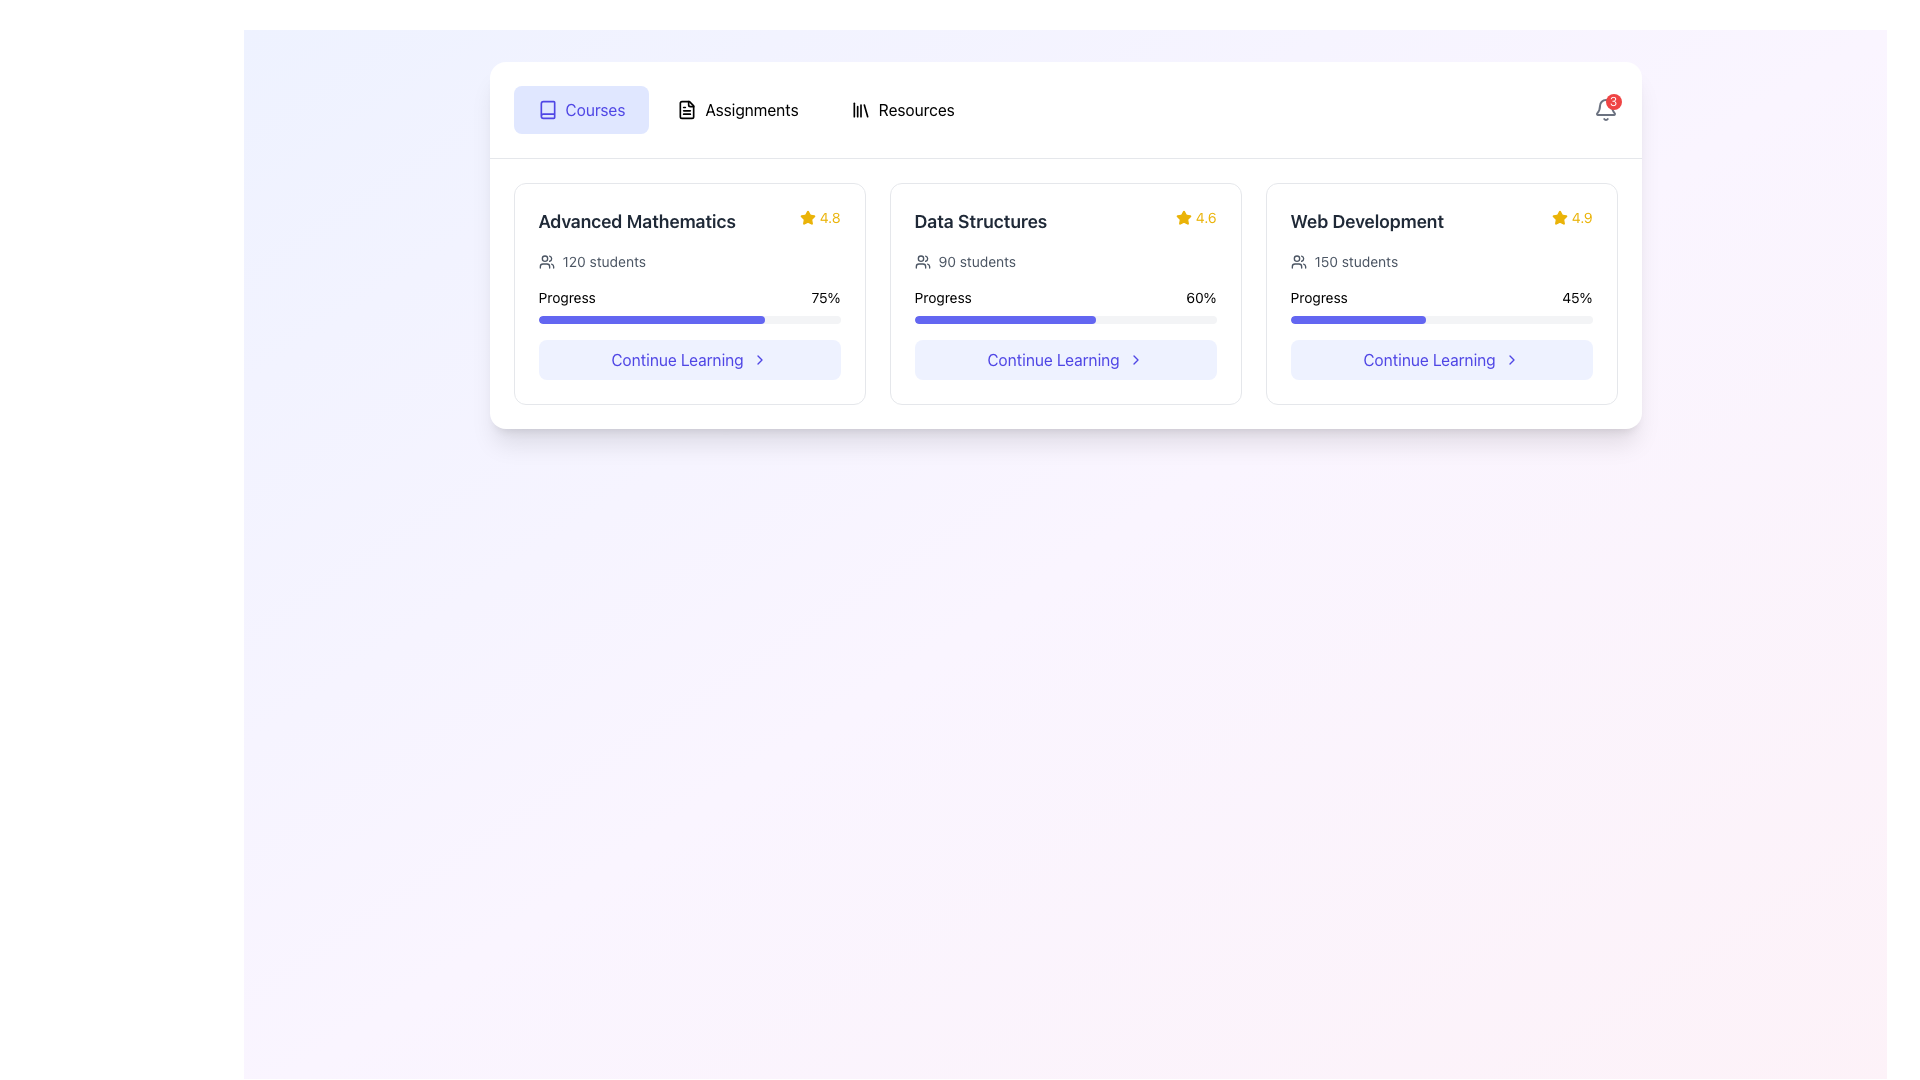 This screenshot has height=1080, width=1920. Describe the element at coordinates (860, 110) in the screenshot. I see `the library icon element located in the 'Resources' tab, which is positioned between the 'Assignments' tab and the 'Resources' label` at that location.